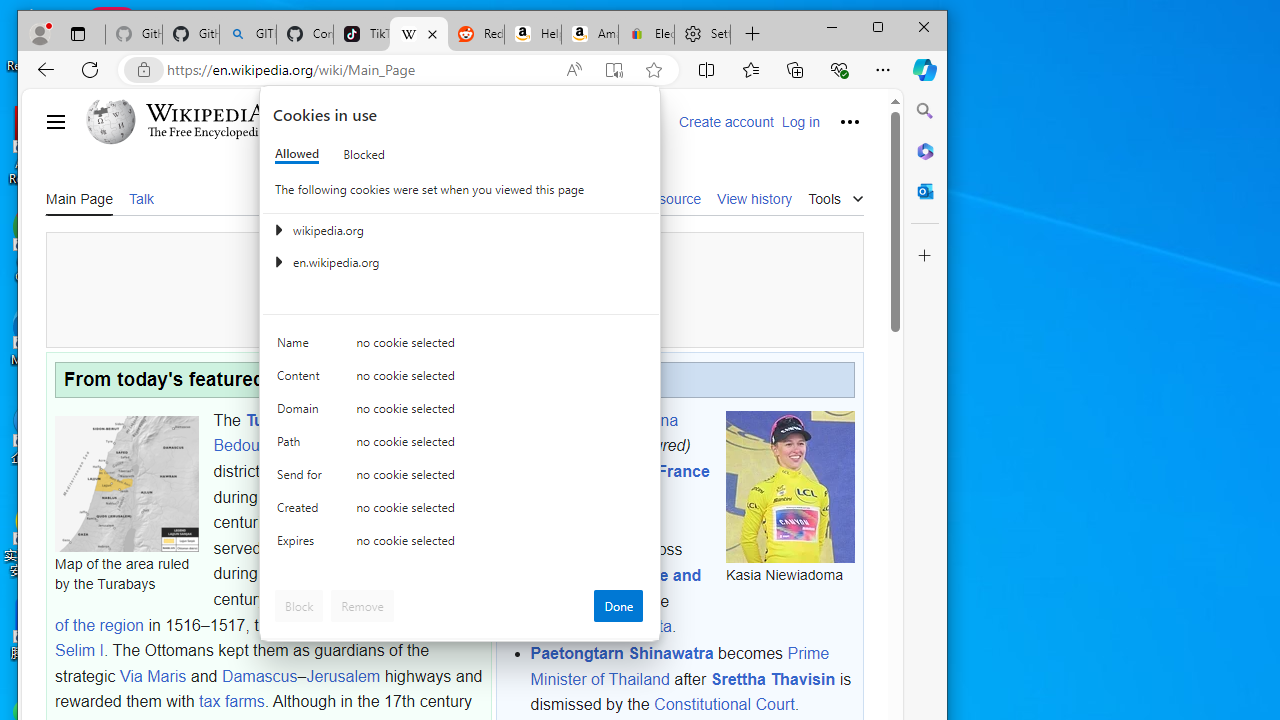 This screenshot has height=720, width=1280. What do you see at coordinates (301, 445) in the screenshot?
I see `'Path'` at bounding box center [301, 445].